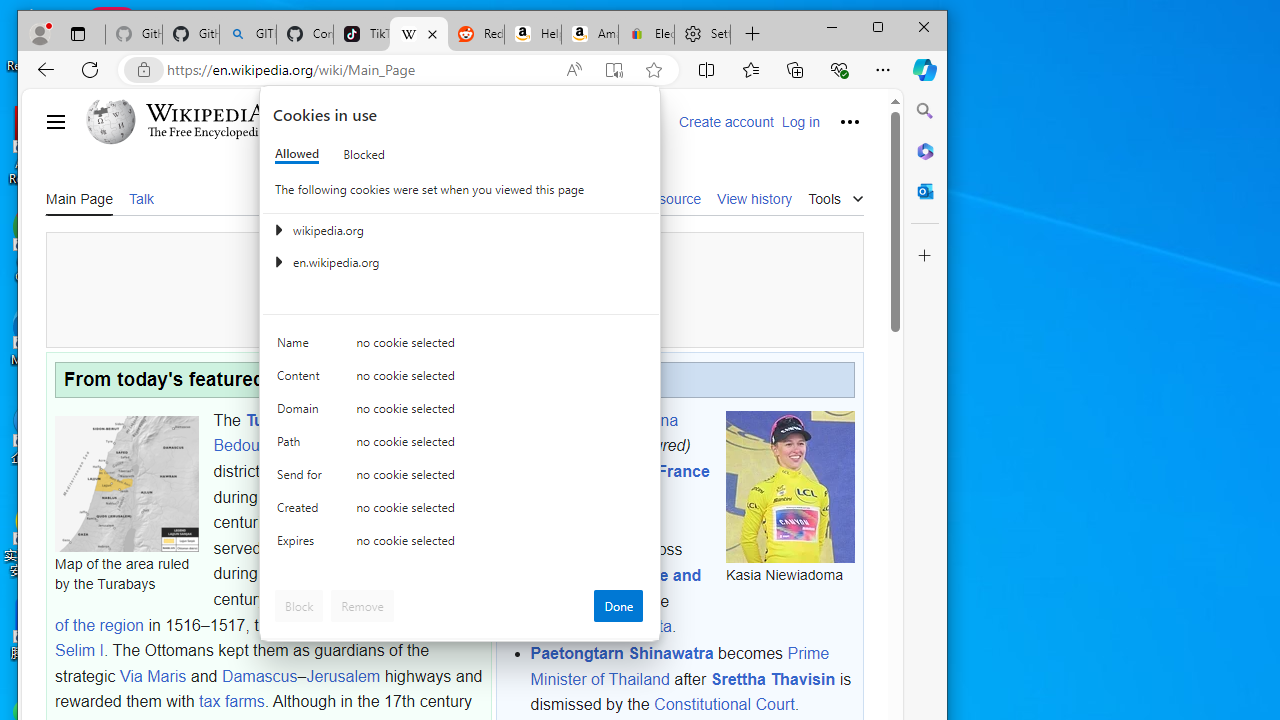 This screenshot has height=720, width=1280. What do you see at coordinates (301, 445) in the screenshot?
I see `'Path'` at bounding box center [301, 445].